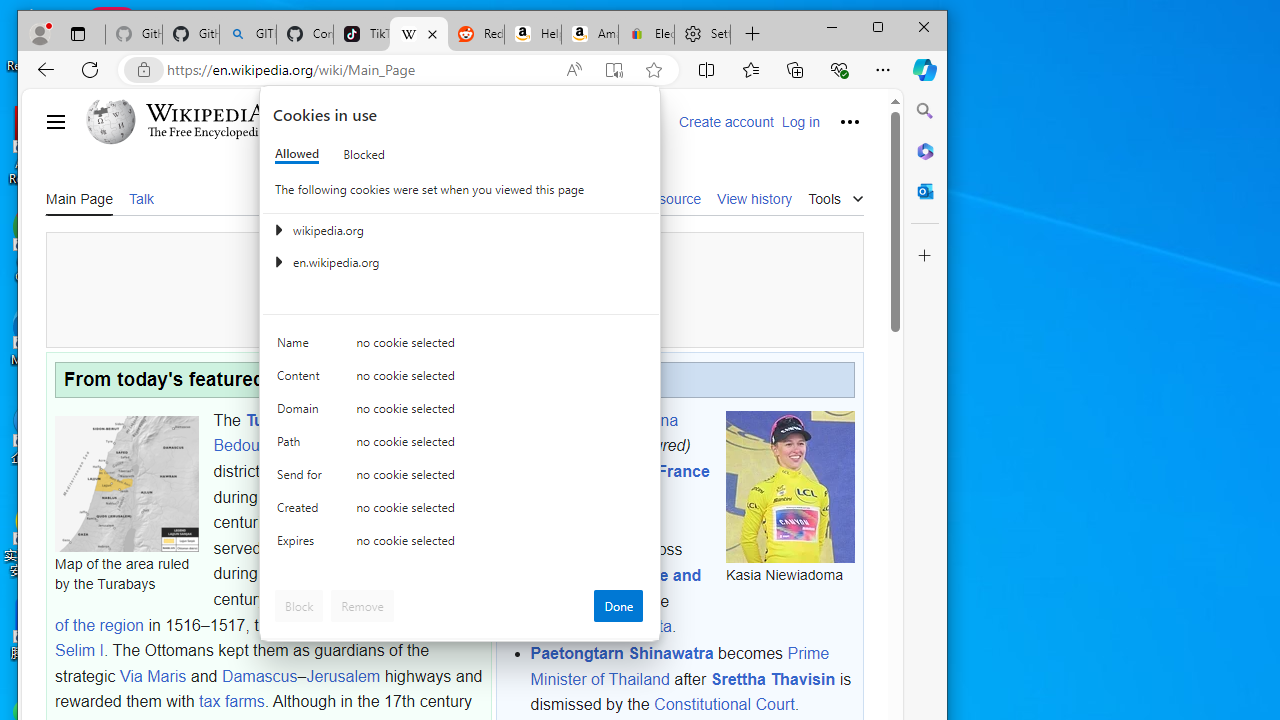 This screenshot has height=720, width=1280. What do you see at coordinates (301, 445) in the screenshot?
I see `'Path'` at bounding box center [301, 445].